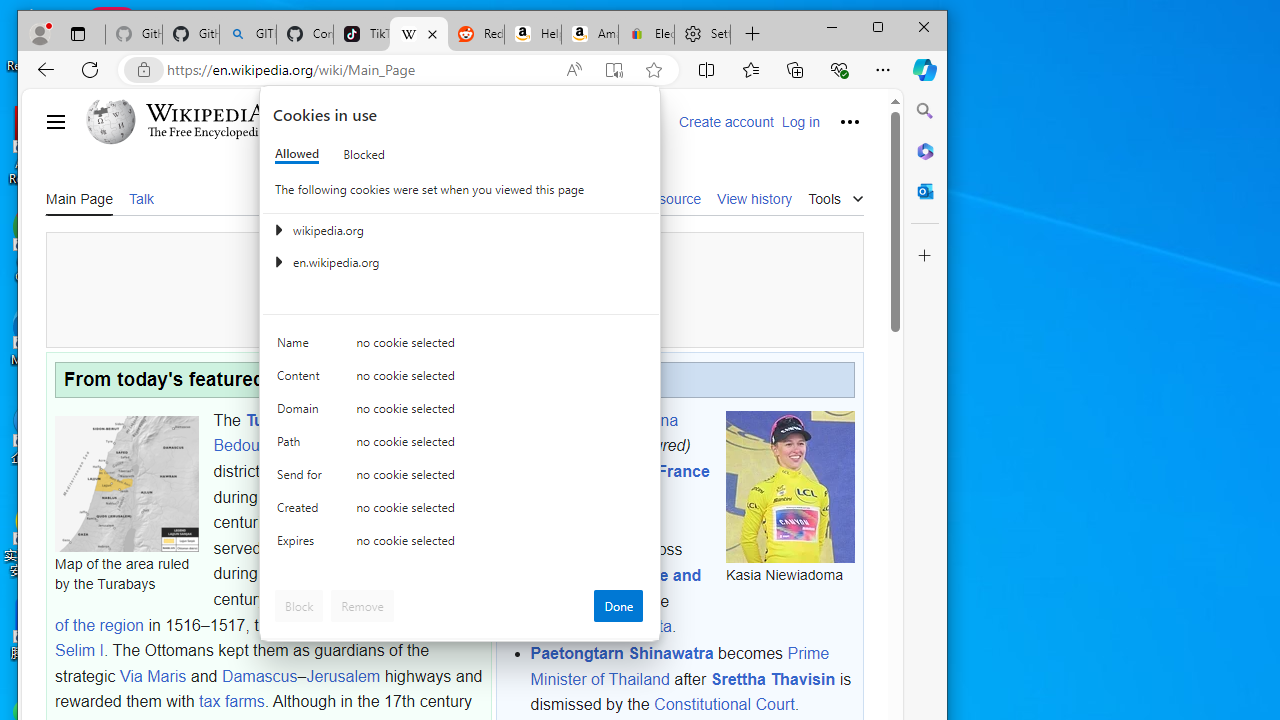 This screenshot has height=720, width=1280. What do you see at coordinates (301, 445) in the screenshot?
I see `'Path'` at bounding box center [301, 445].